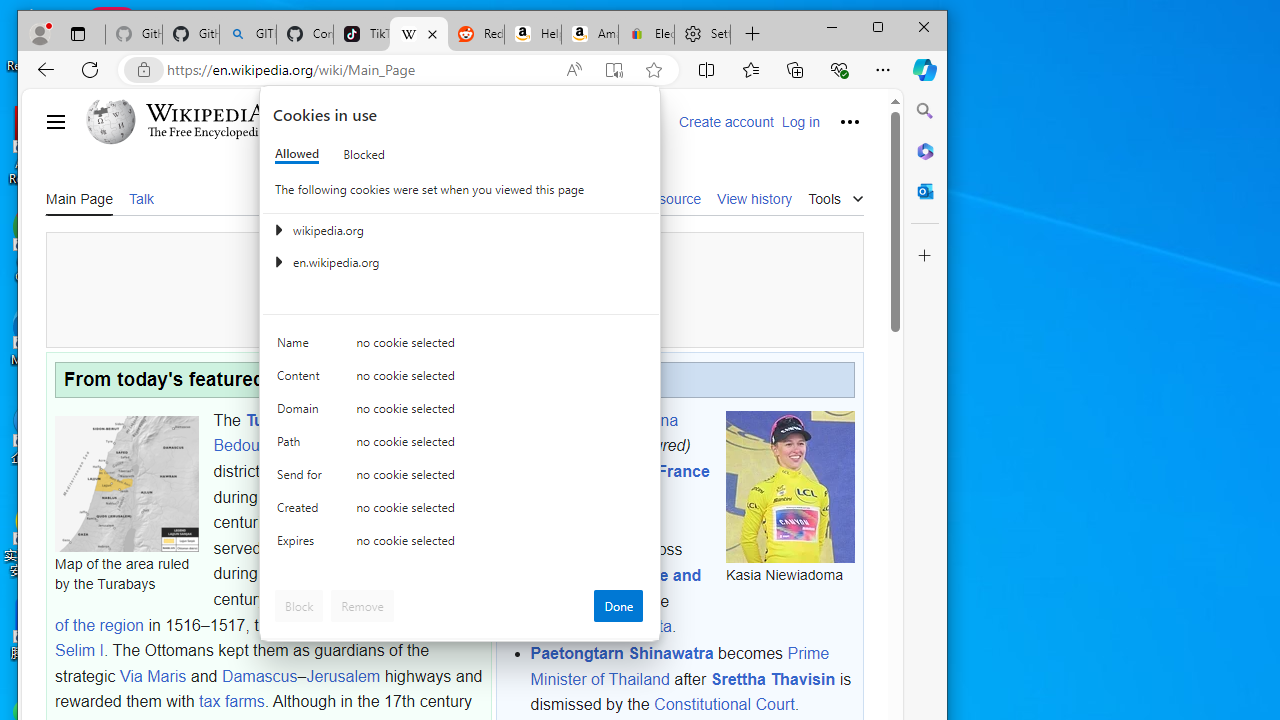 This screenshot has height=720, width=1280. What do you see at coordinates (301, 445) in the screenshot?
I see `'Path'` at bounding box center [301, 445].